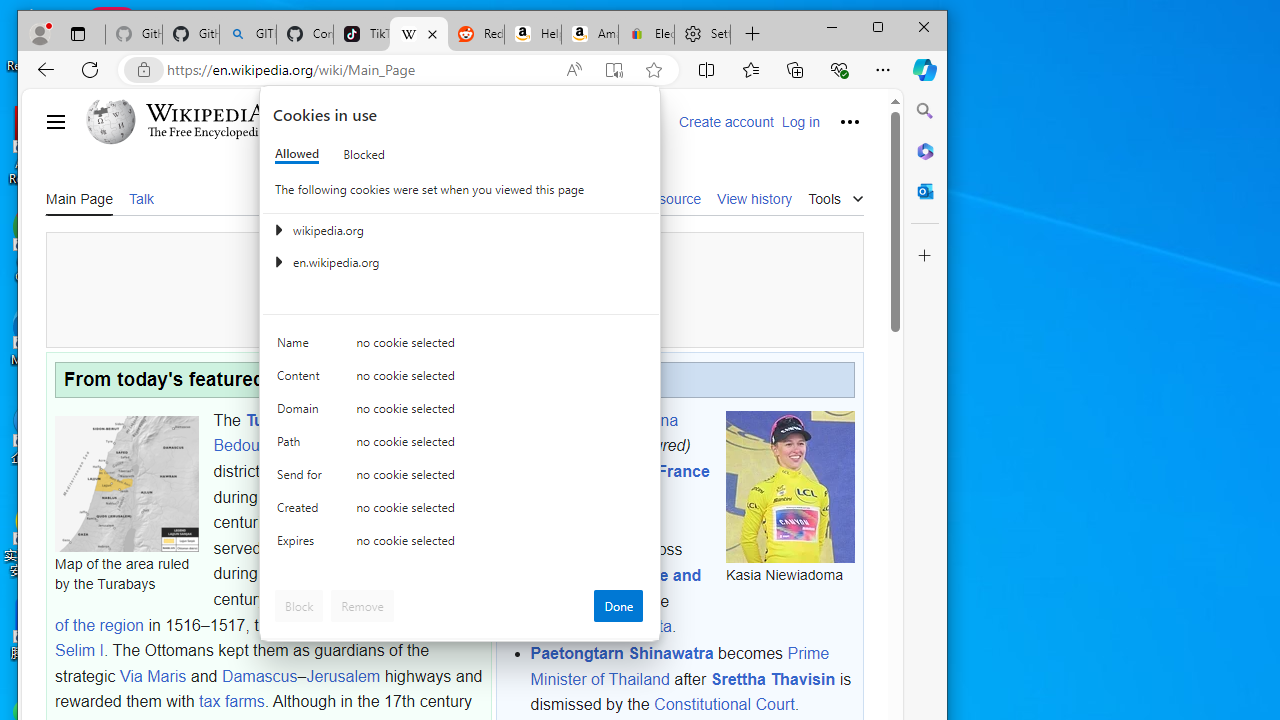 This screenshot has height=720, width=1280. What do you see at coordinates (301, 445) in the screenshot?
I see `'Path'` at bounding box center [301, 445].